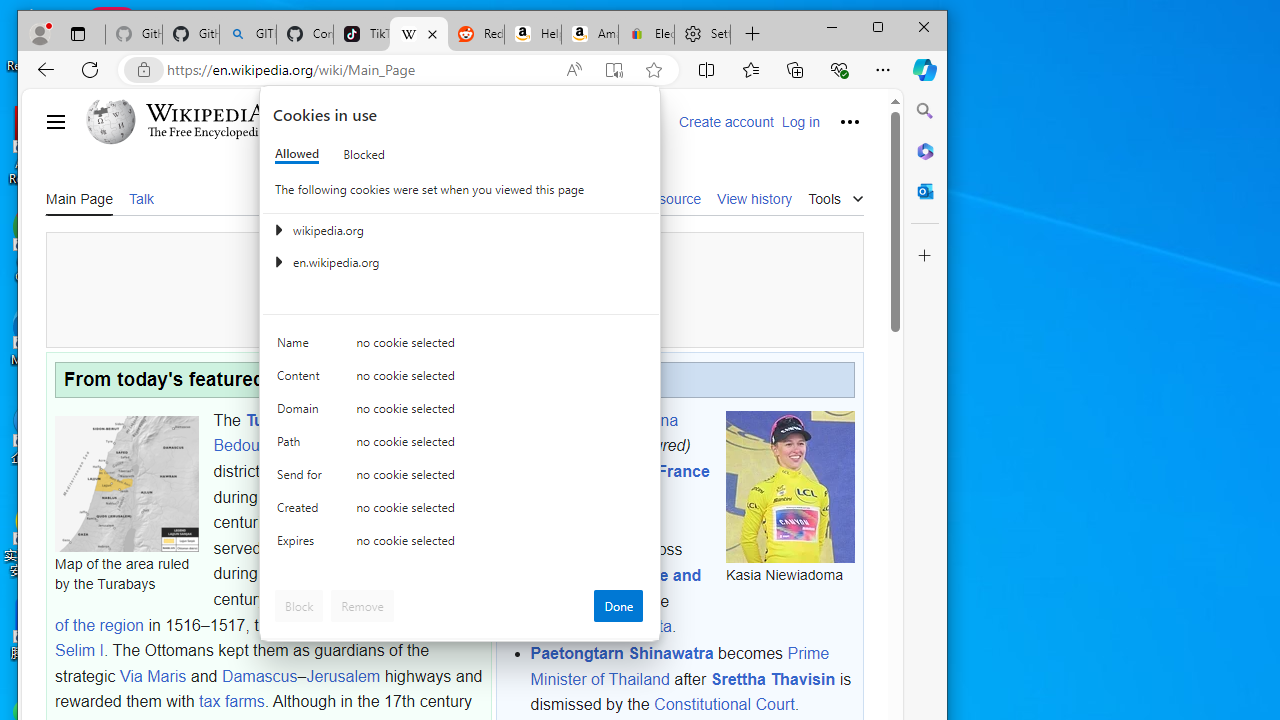 This screenshot has height=720, width=1280. What do you see at coordinates (301, 445) in the screenshot?
I see `'Path'` at bounding box center [301, 445].